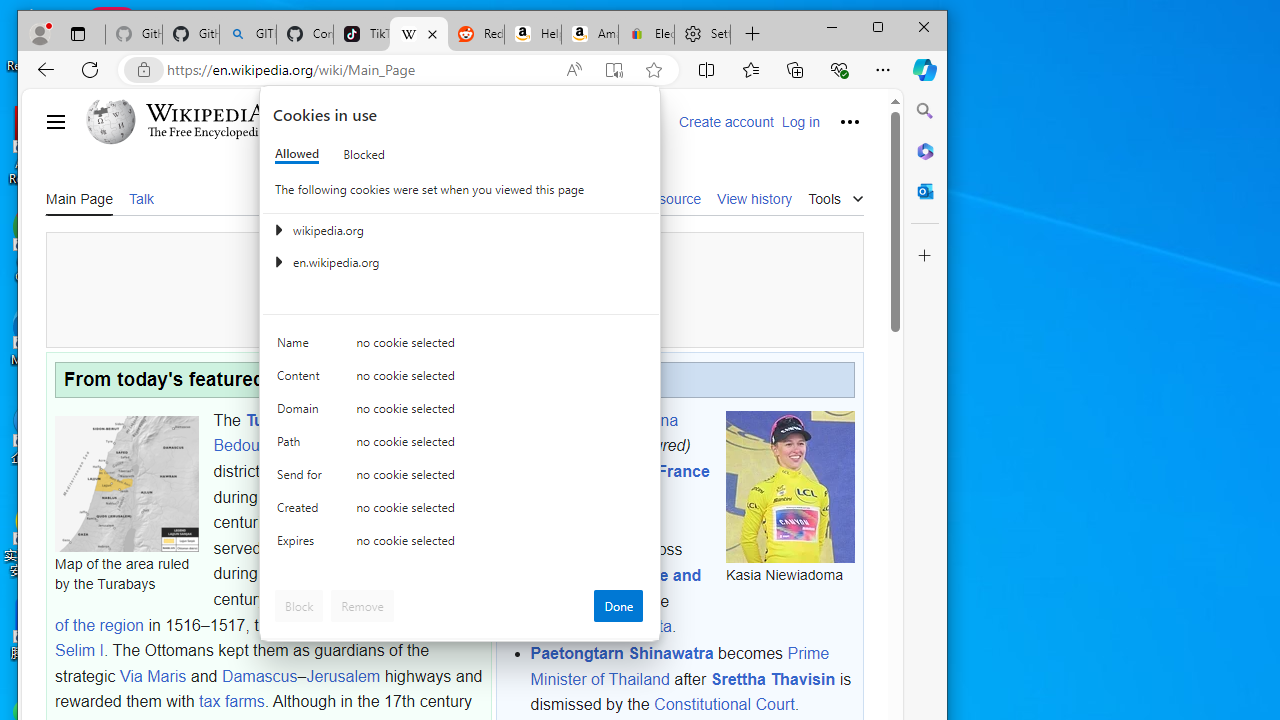 This screenshot has height=720, width=1280. What do you see at coordinates (301, 445) in the screenshot?
I see `'Path'` at bounding box center [301, 445].